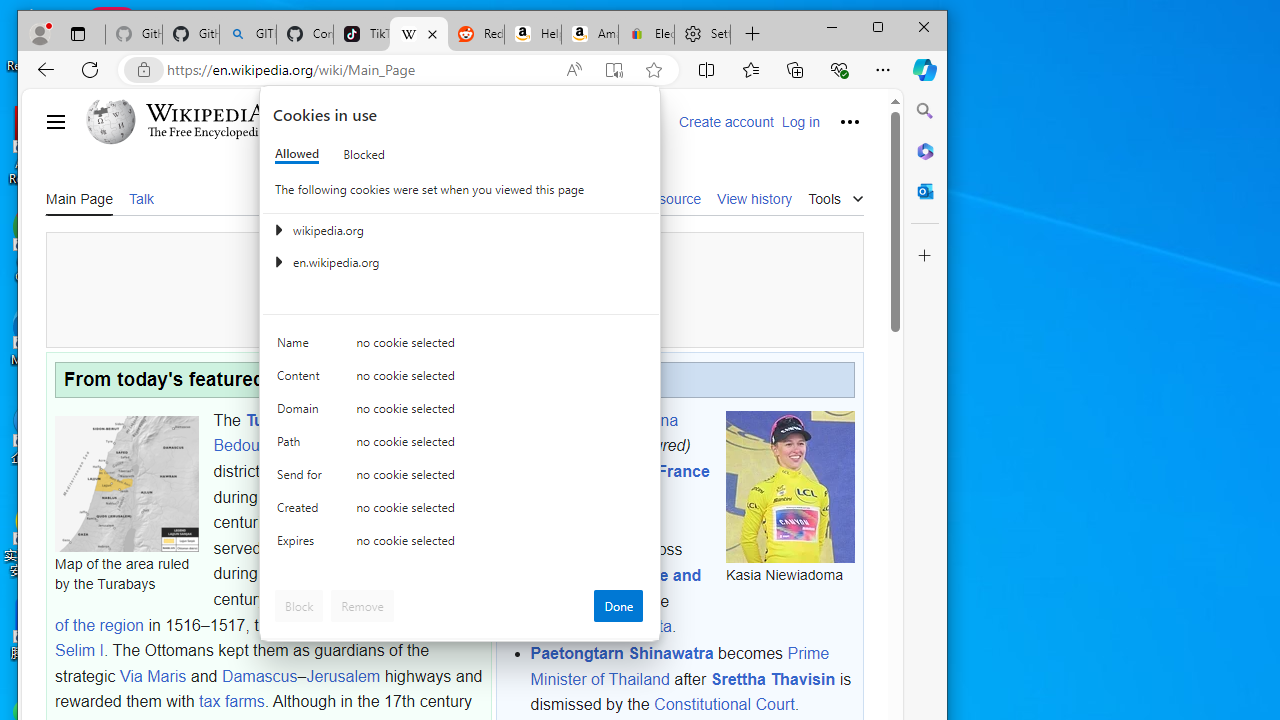 This screenshot has height=720, width=1280. What do you see at coordinates (301, 445) in the screenshot?
I see `'Path'` at bounding box center [301, 445].